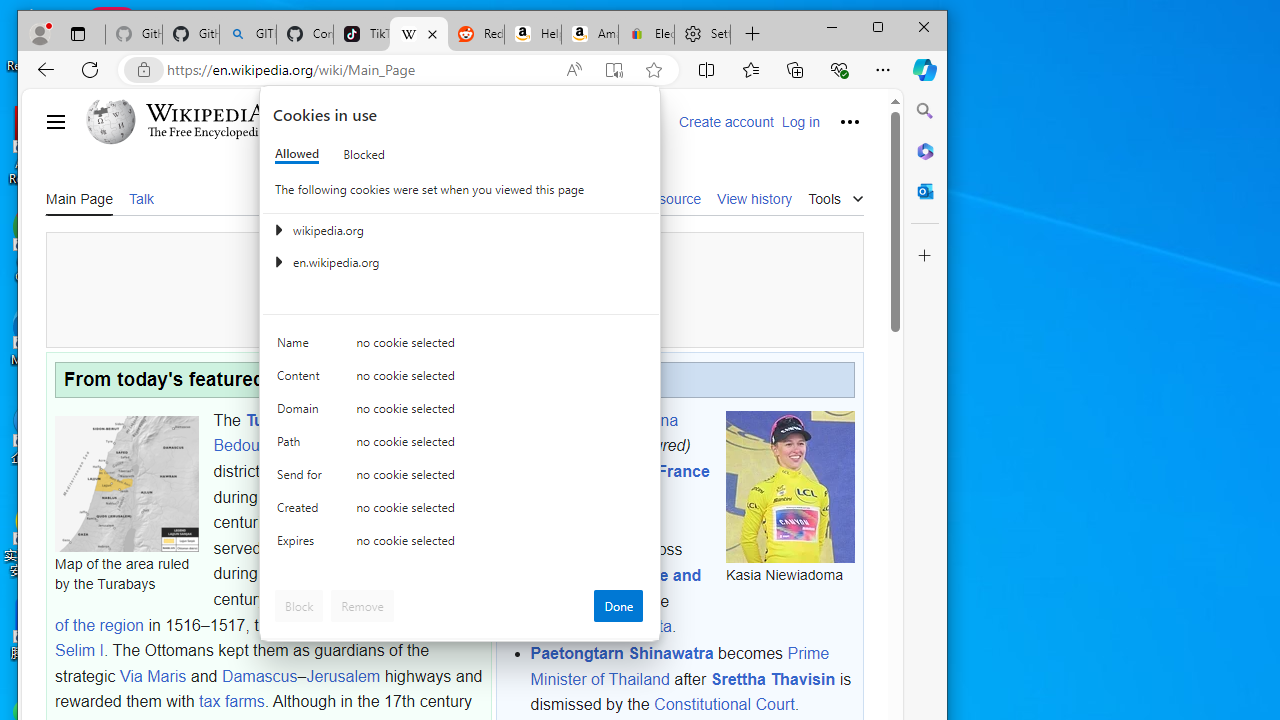 This screenshot has height=720, width=1280. What do you see at coordinates (301, 445) in the screenshot?
I see `'Path'` at bounding box center [301, 445].